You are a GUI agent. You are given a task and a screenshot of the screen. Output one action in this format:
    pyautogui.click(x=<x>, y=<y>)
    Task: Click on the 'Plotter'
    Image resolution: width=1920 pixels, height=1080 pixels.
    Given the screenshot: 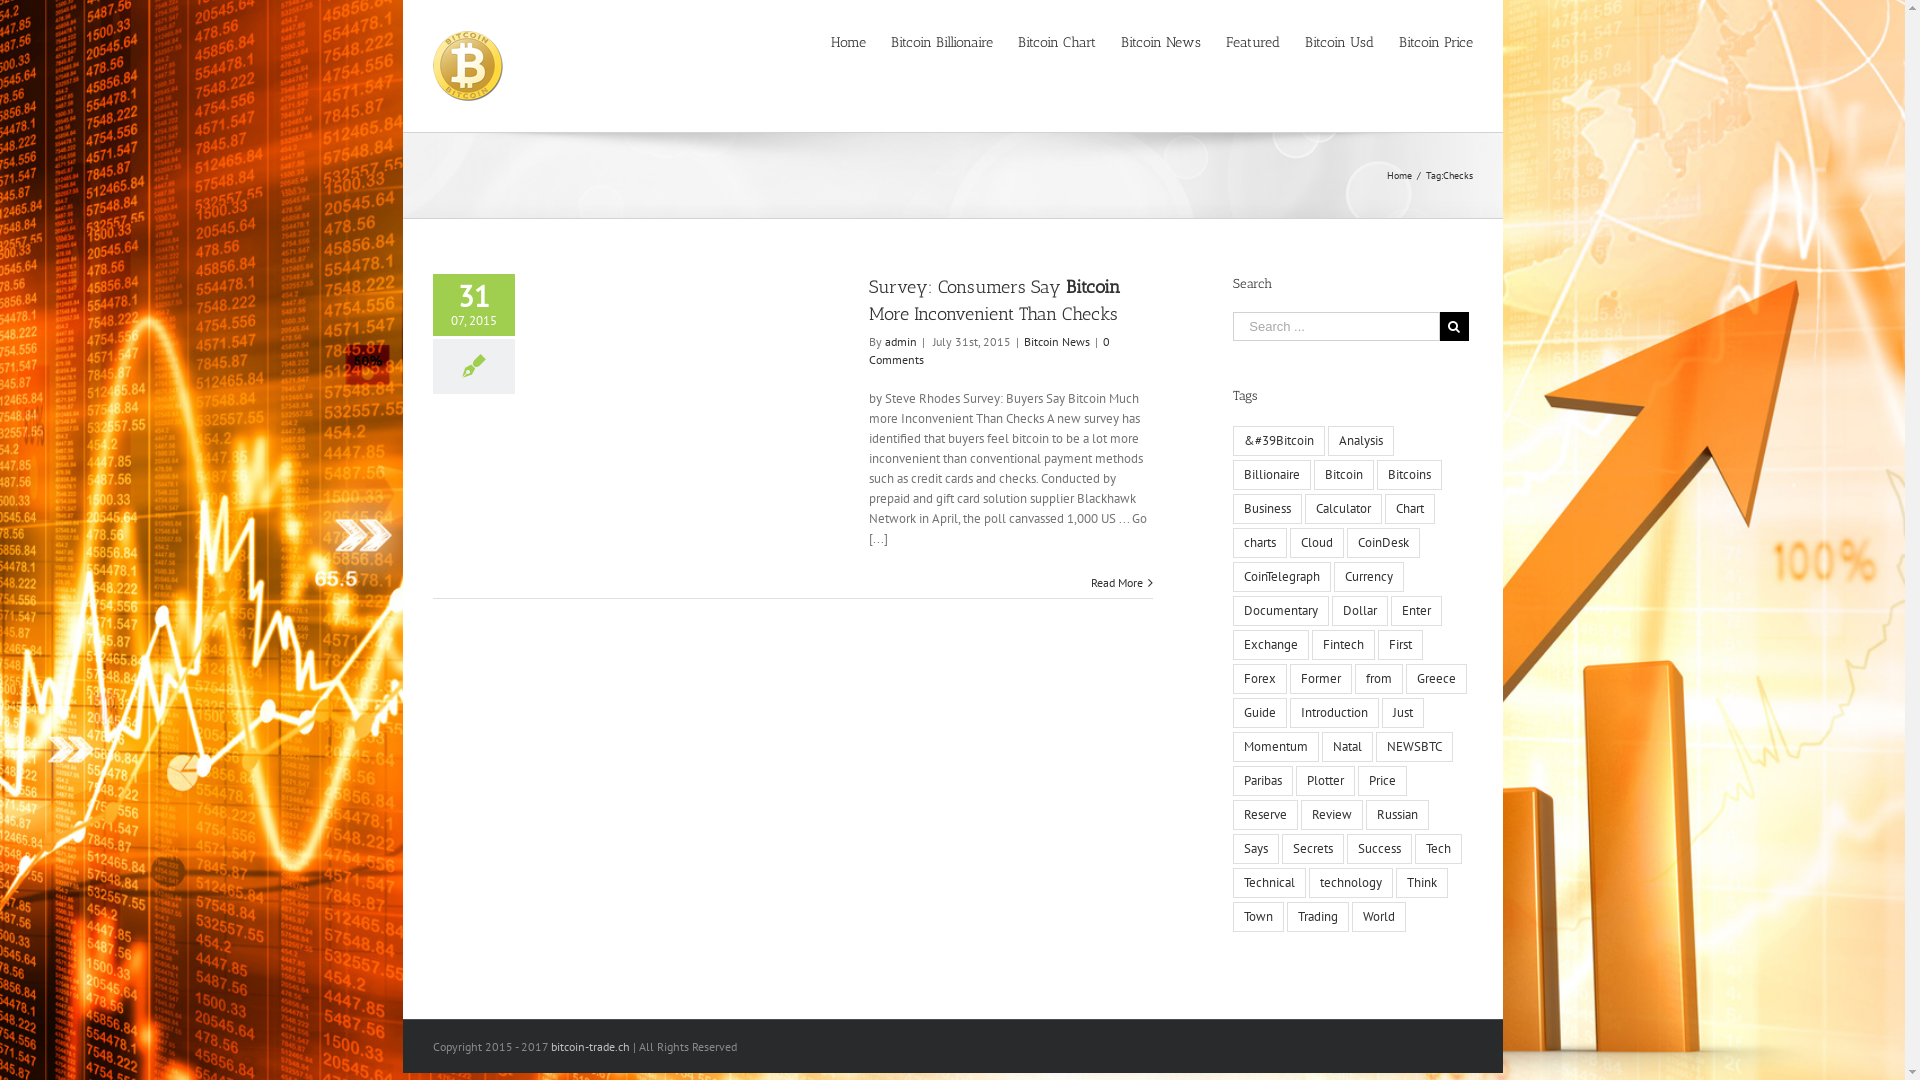 What is the action you would take?
    pyautogui.click(x=1296, y=779)
    